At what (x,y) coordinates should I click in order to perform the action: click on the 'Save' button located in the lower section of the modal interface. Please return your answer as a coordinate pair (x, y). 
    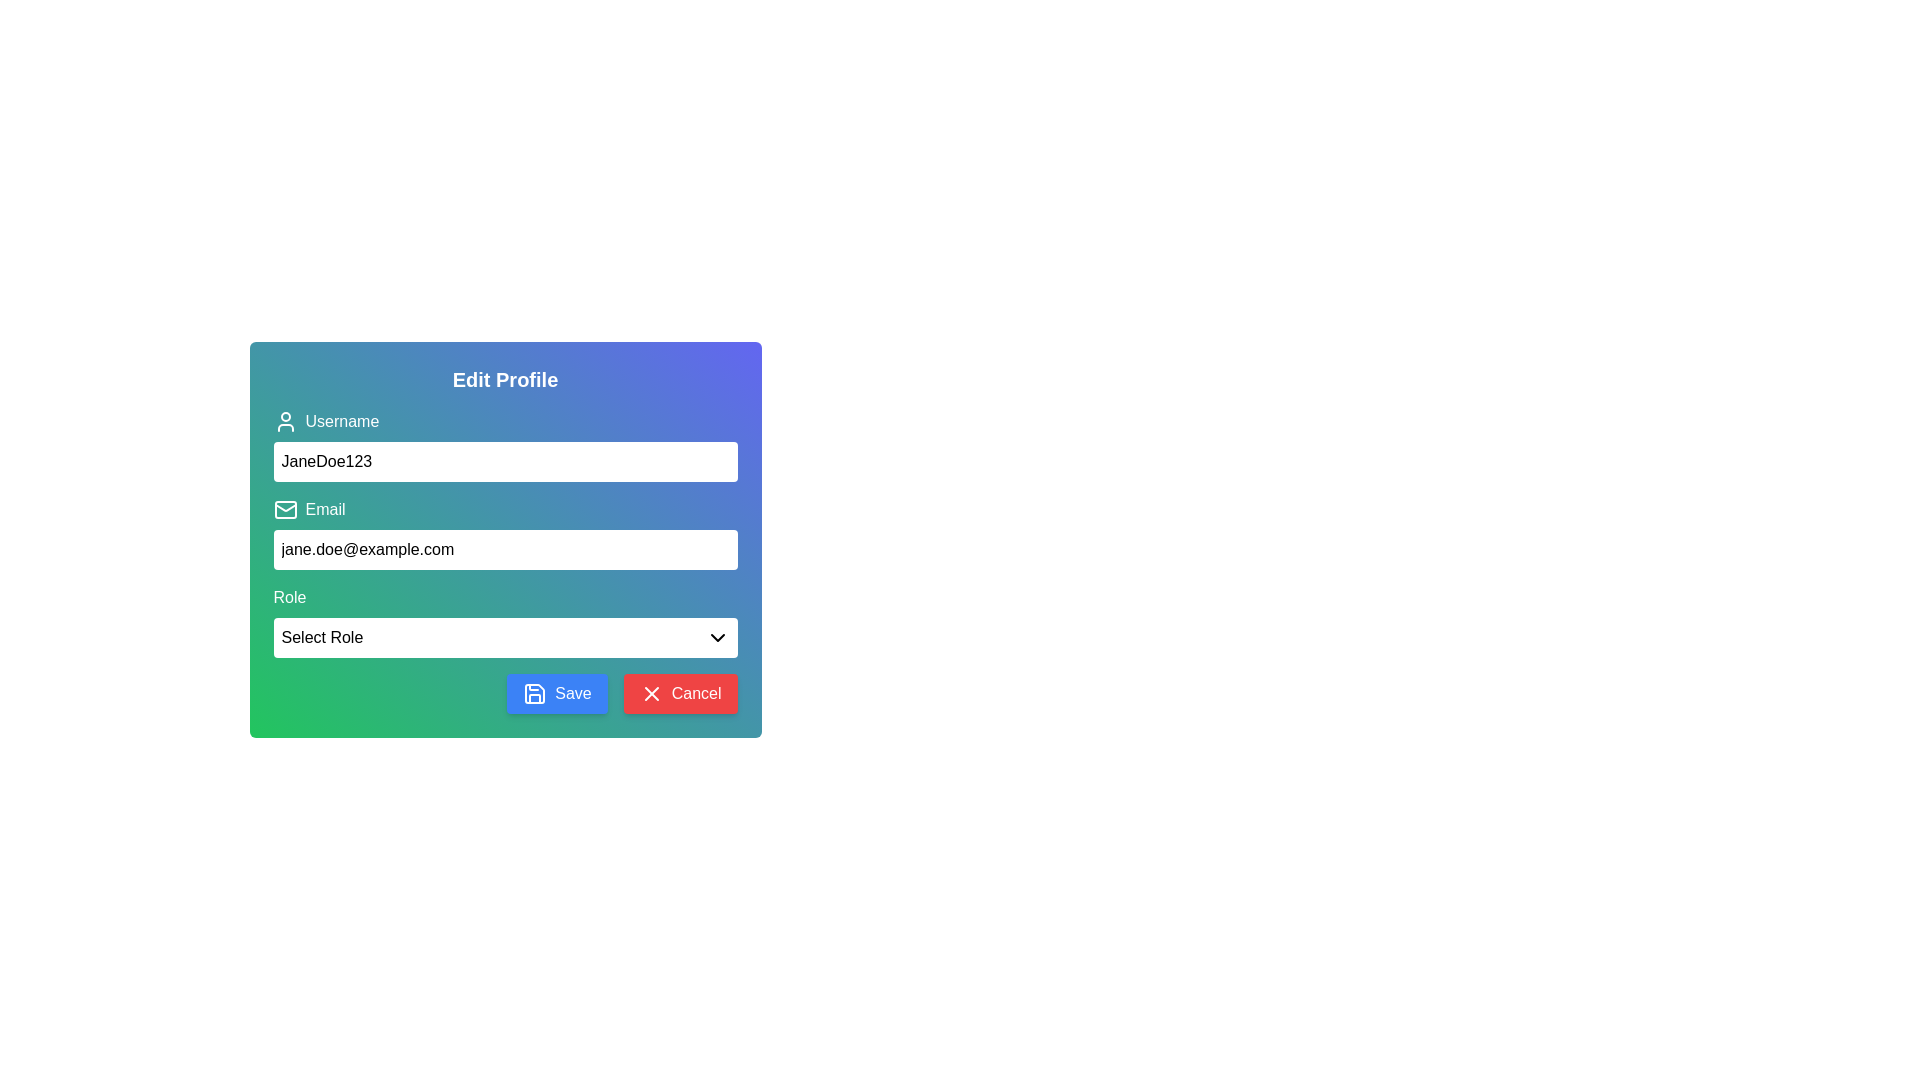
    Looking at the image, I should click on (557, 693).